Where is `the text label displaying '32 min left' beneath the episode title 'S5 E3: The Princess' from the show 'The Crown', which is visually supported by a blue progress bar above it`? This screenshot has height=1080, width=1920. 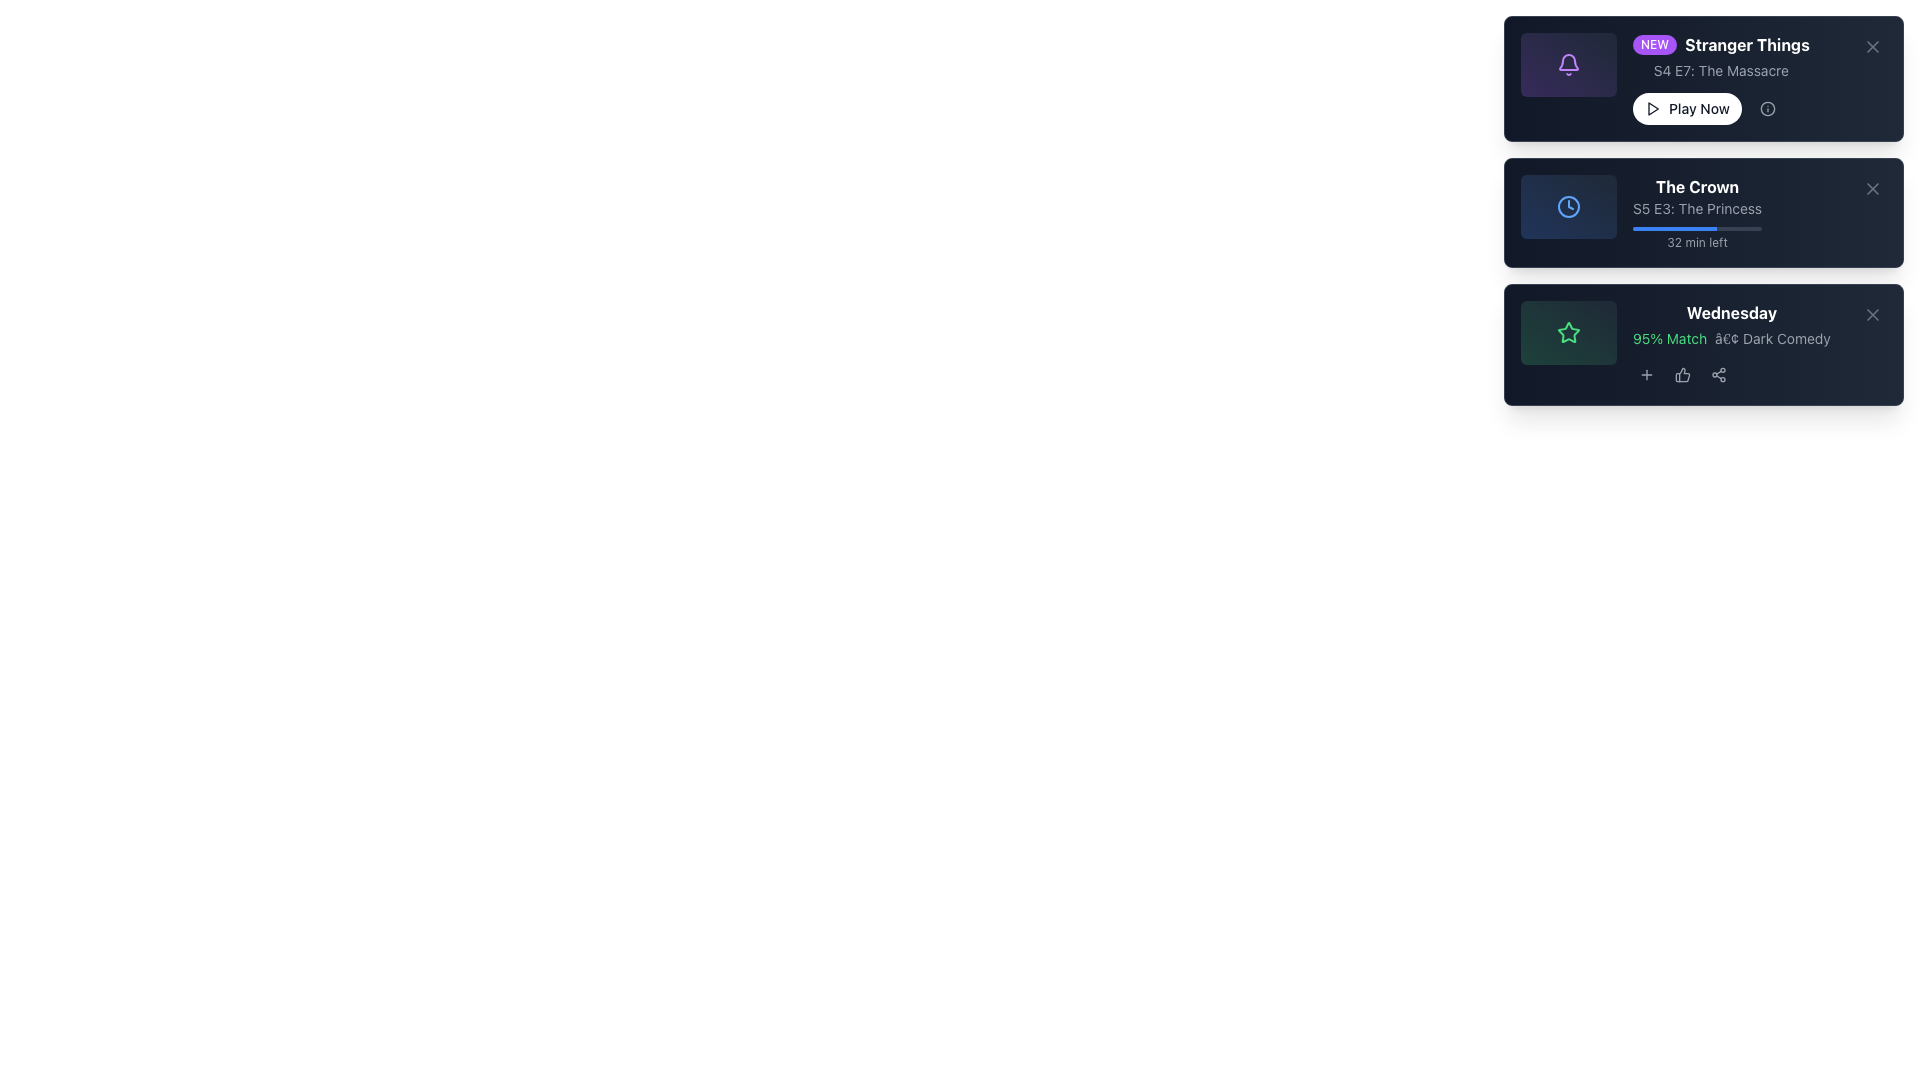 the text label displaying '32 min left' beneath the episode title 'S5 E3: The Princess' from the show 'The Crown', which is visually supported by a blue progress bar above it is located at coordinates (1696, 238).